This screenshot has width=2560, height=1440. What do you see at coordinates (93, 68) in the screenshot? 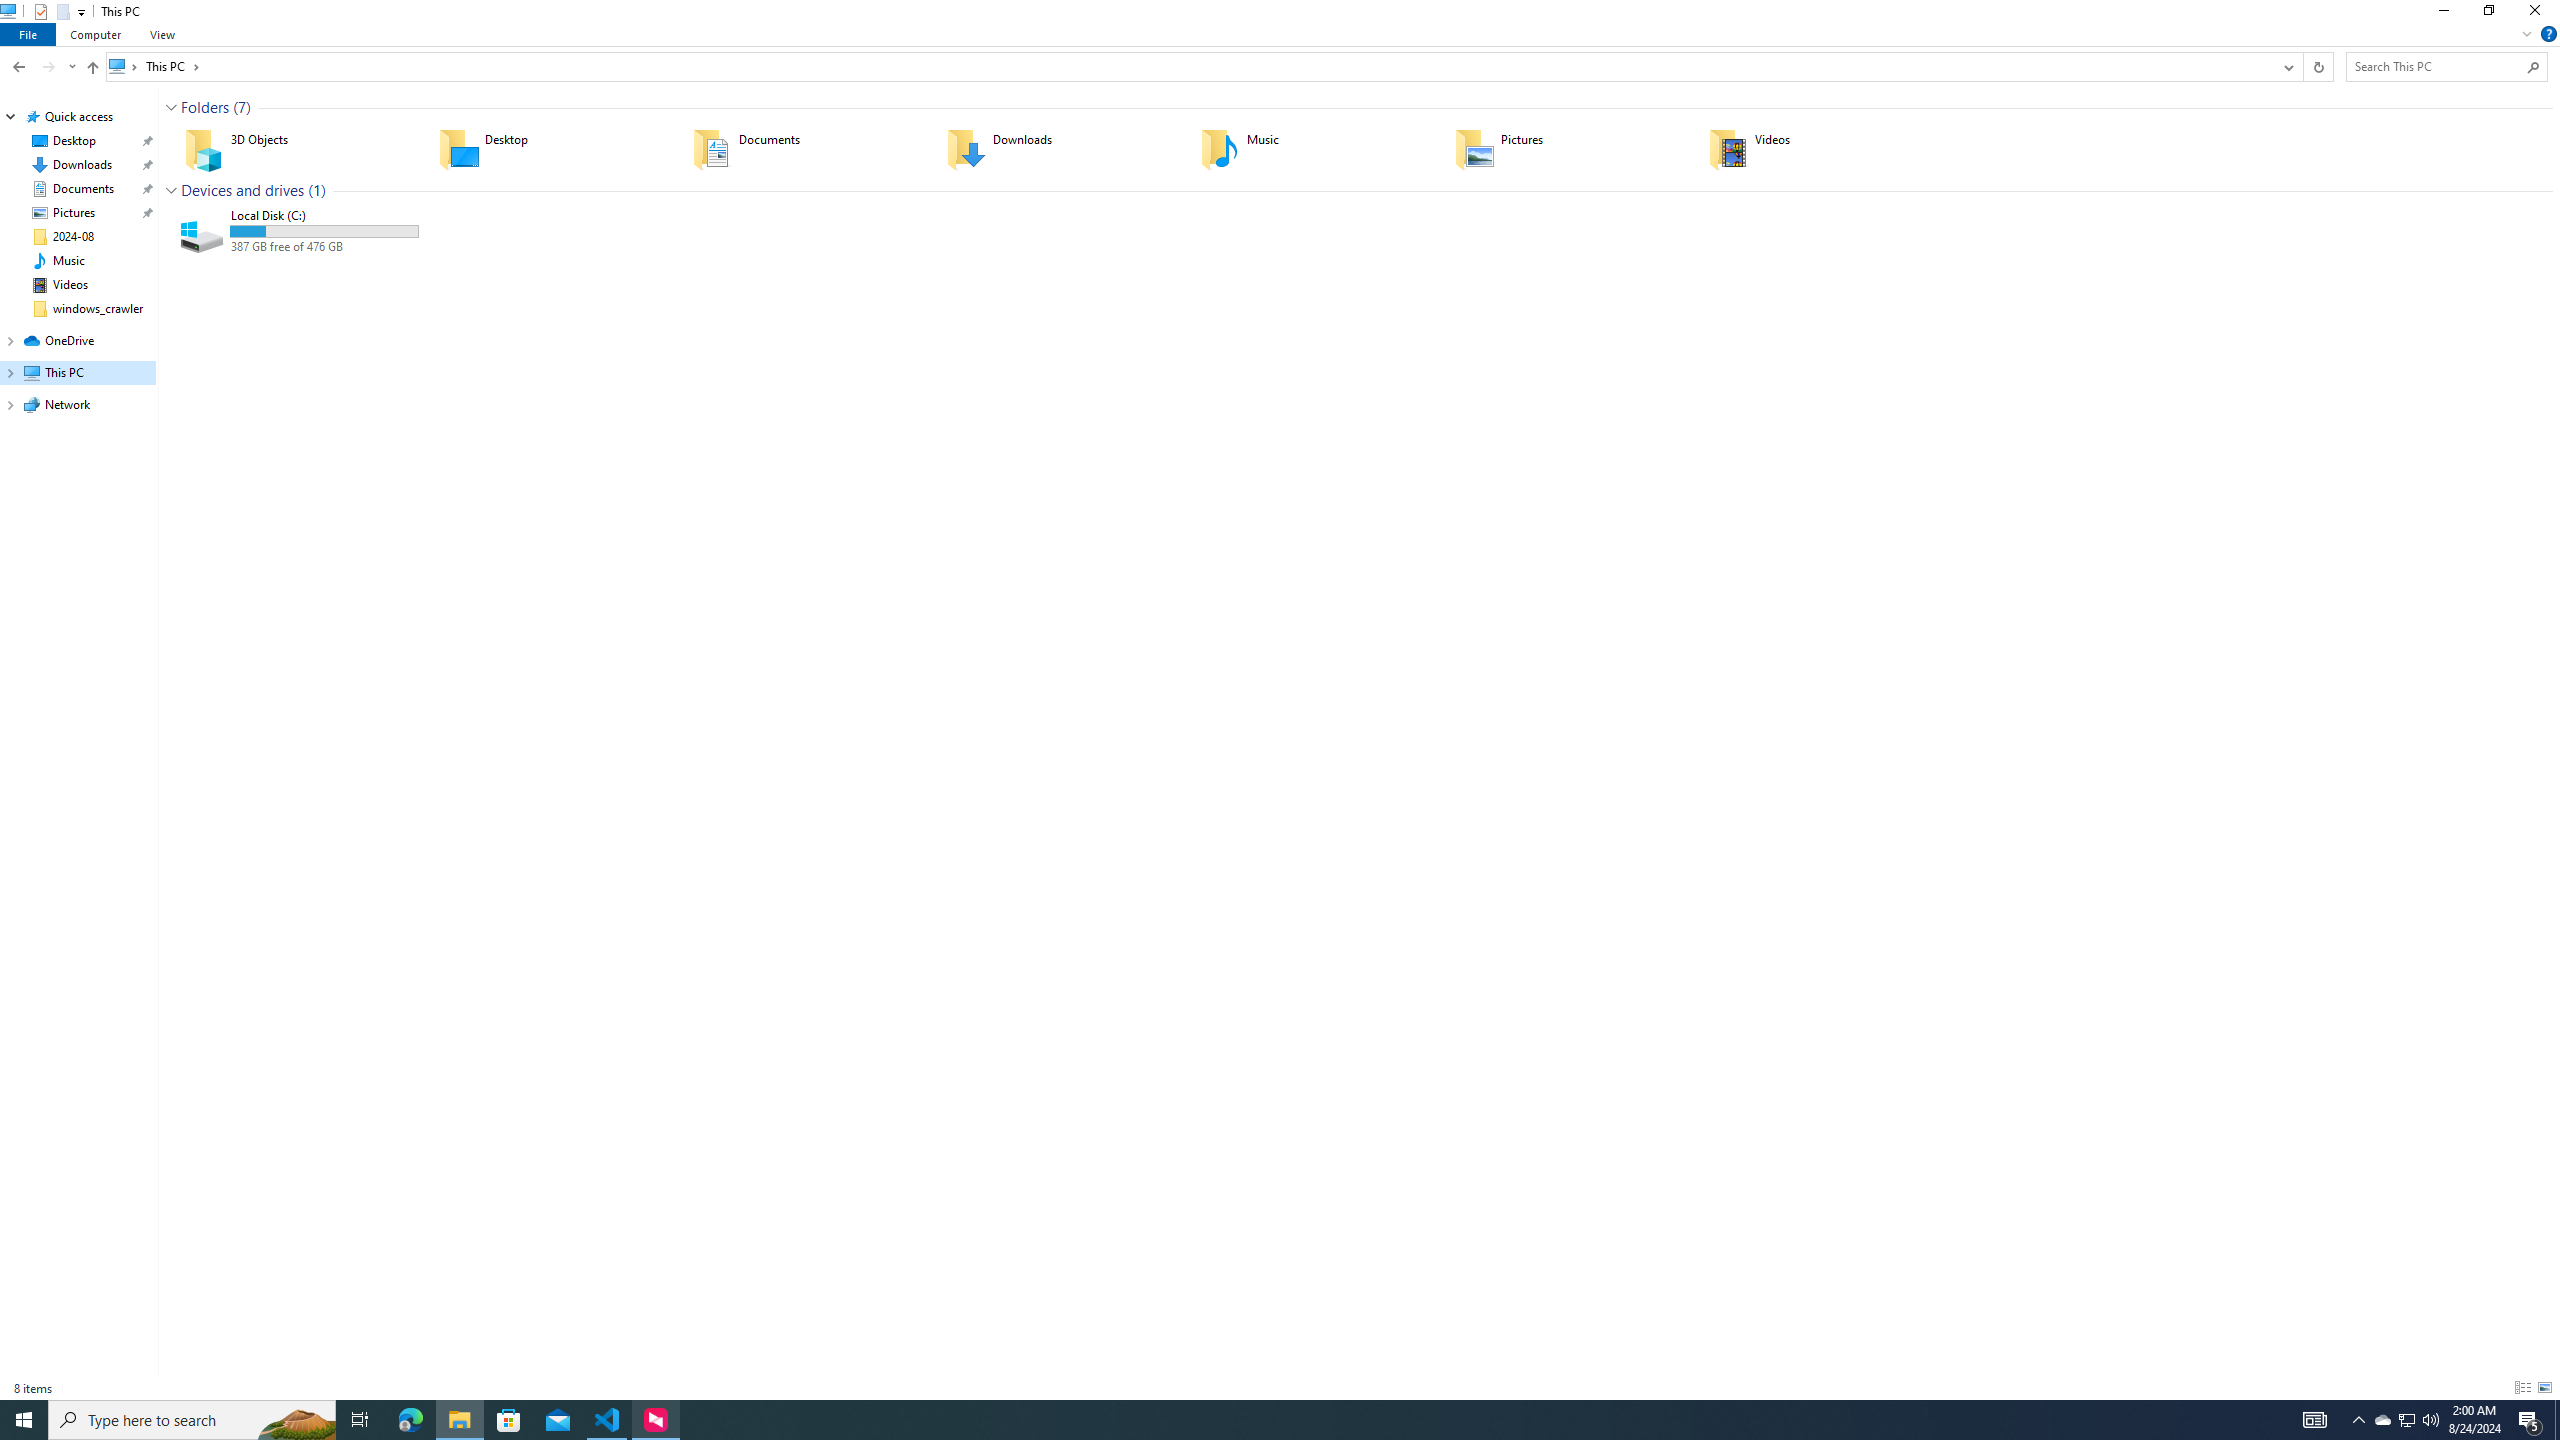
I see `'Up to "Desktop" (Alt + Up Arrow)'` at bounding box center [93, 68].